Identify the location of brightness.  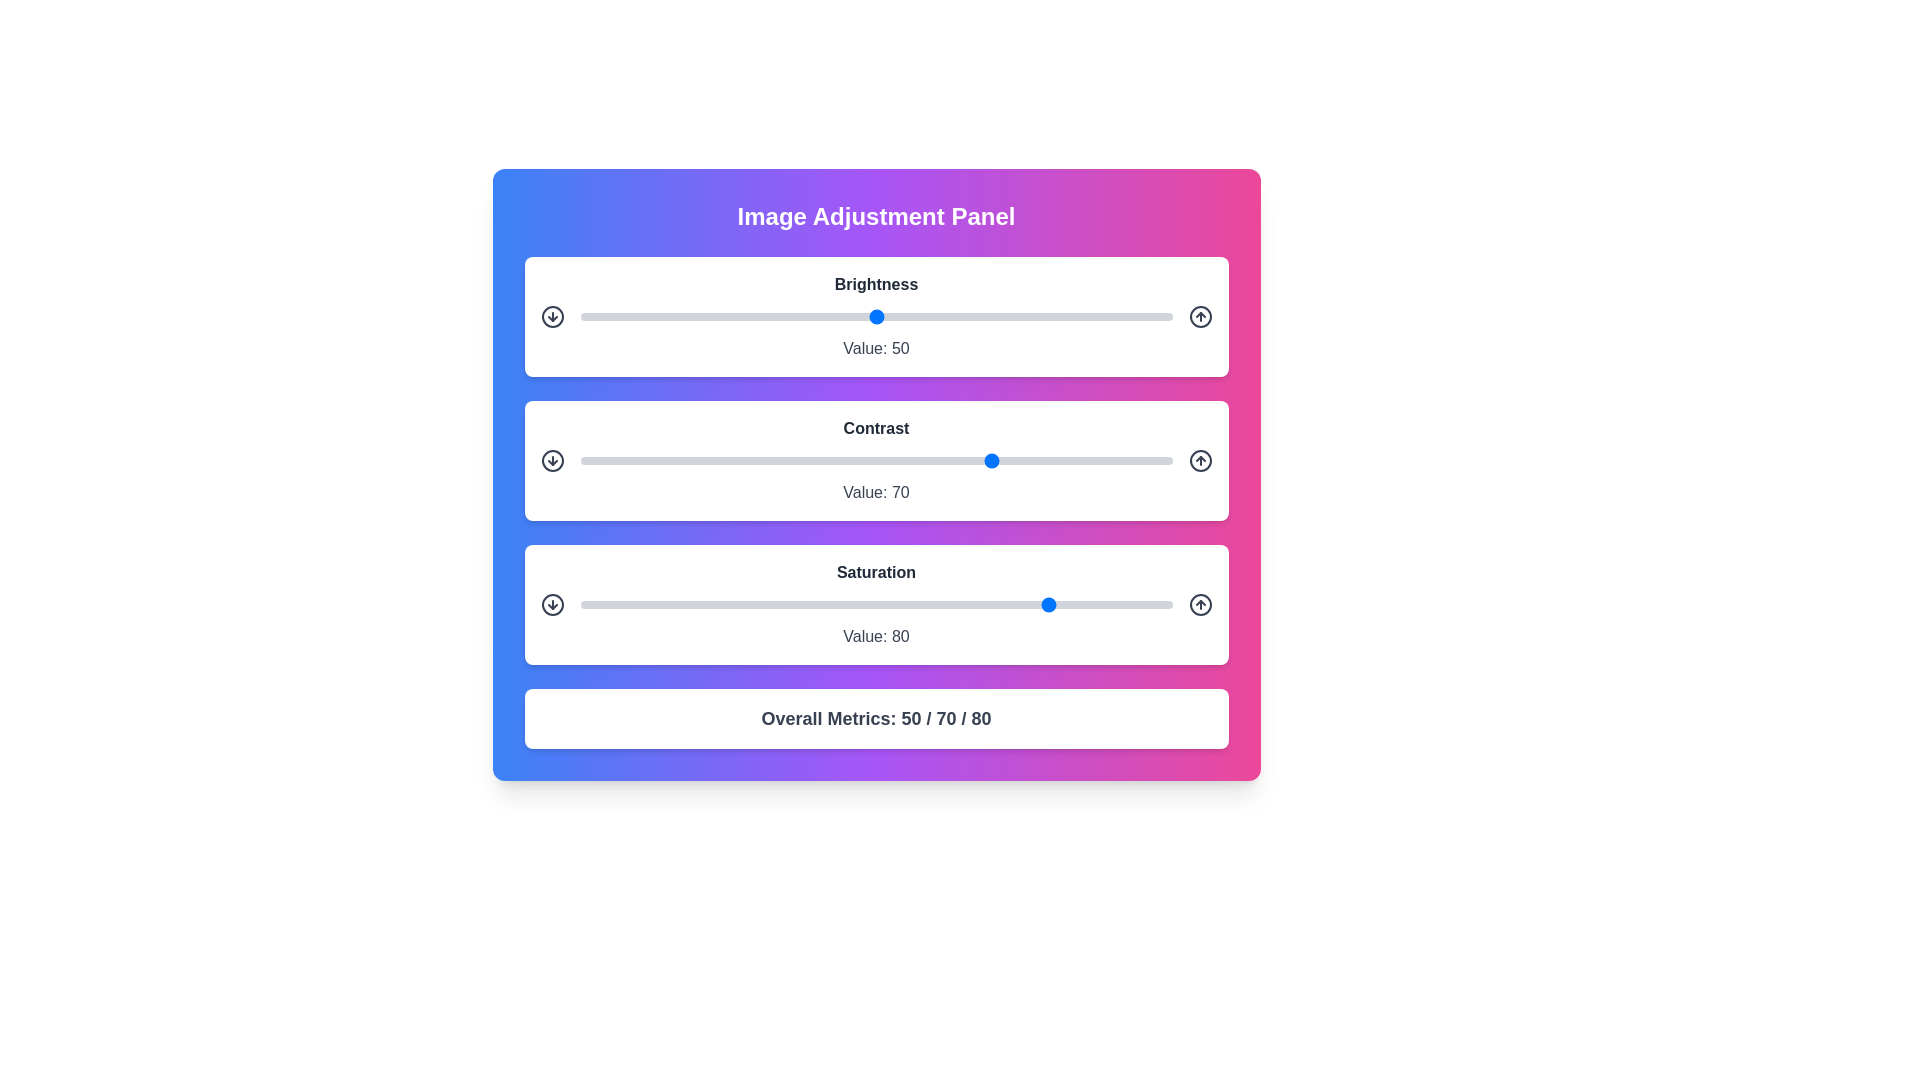
(899, 315).